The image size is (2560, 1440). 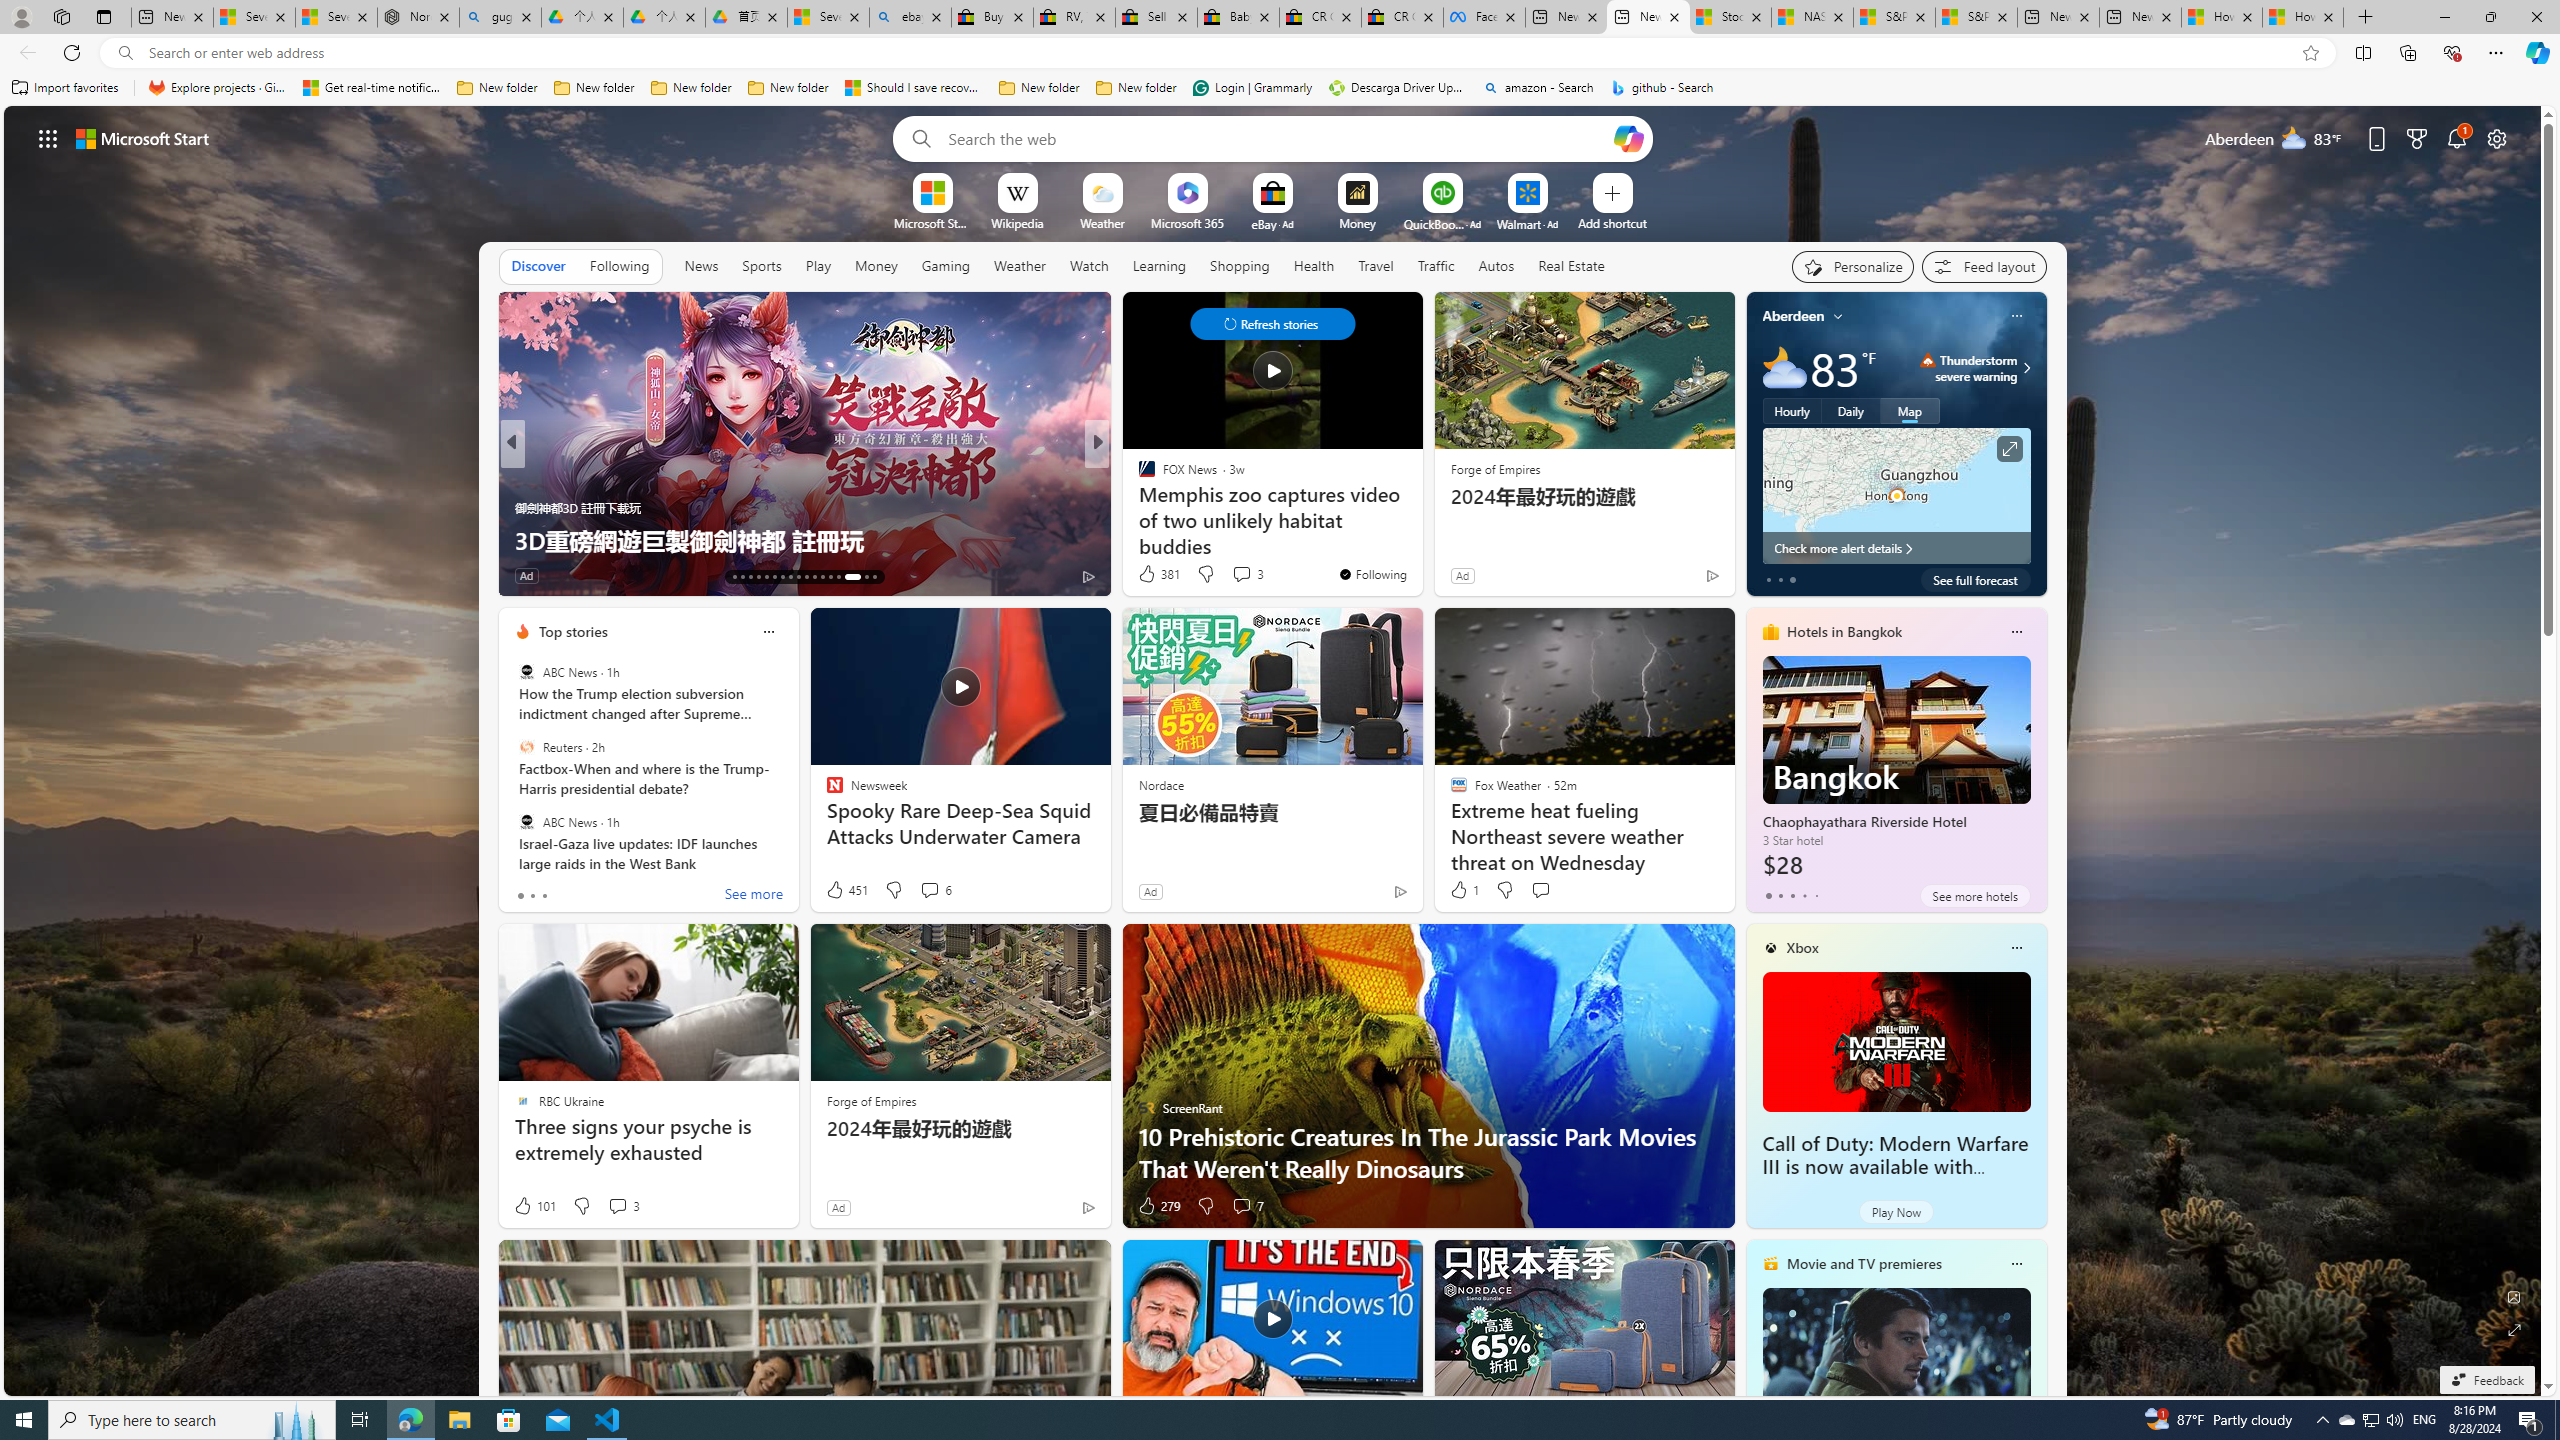 I want to click on 'Notifications', so click(x=2457, y=137).